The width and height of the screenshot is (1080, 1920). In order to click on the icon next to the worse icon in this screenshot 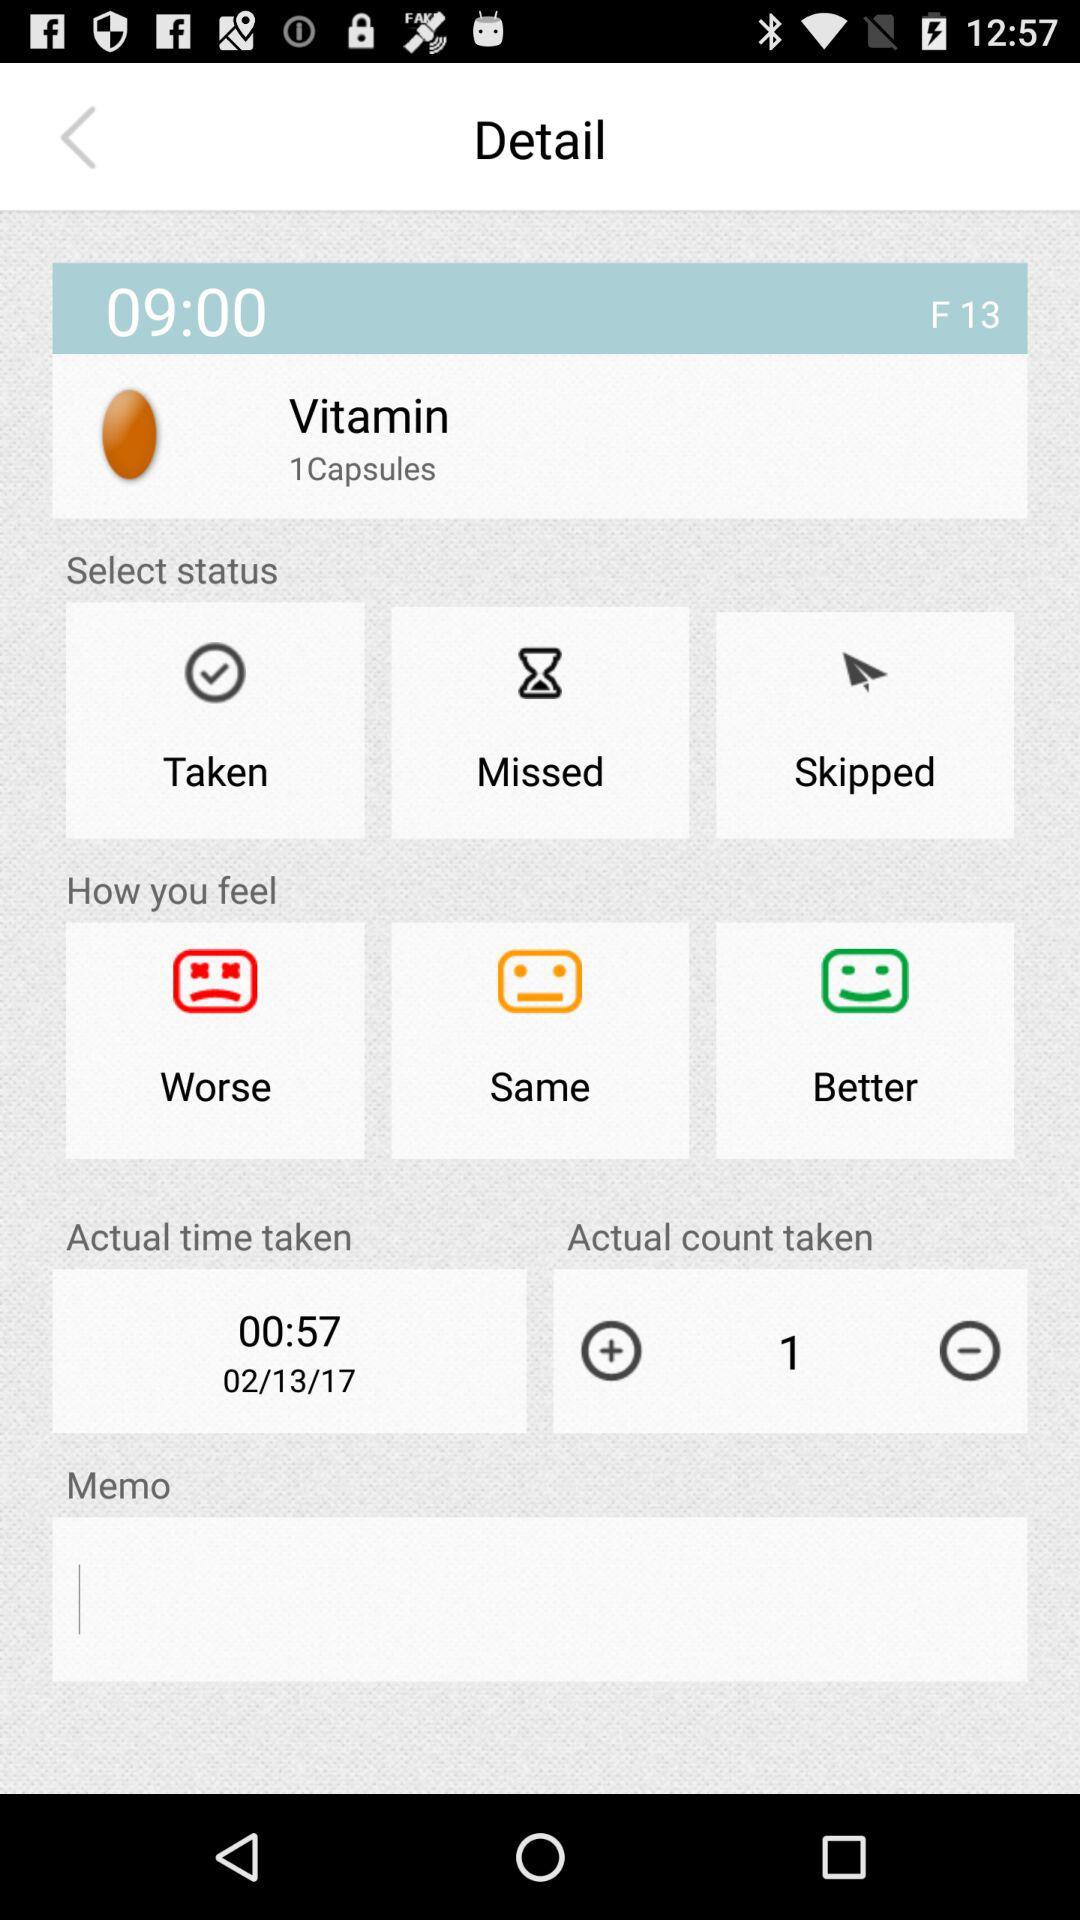, I will do `click(540, 1040)`.